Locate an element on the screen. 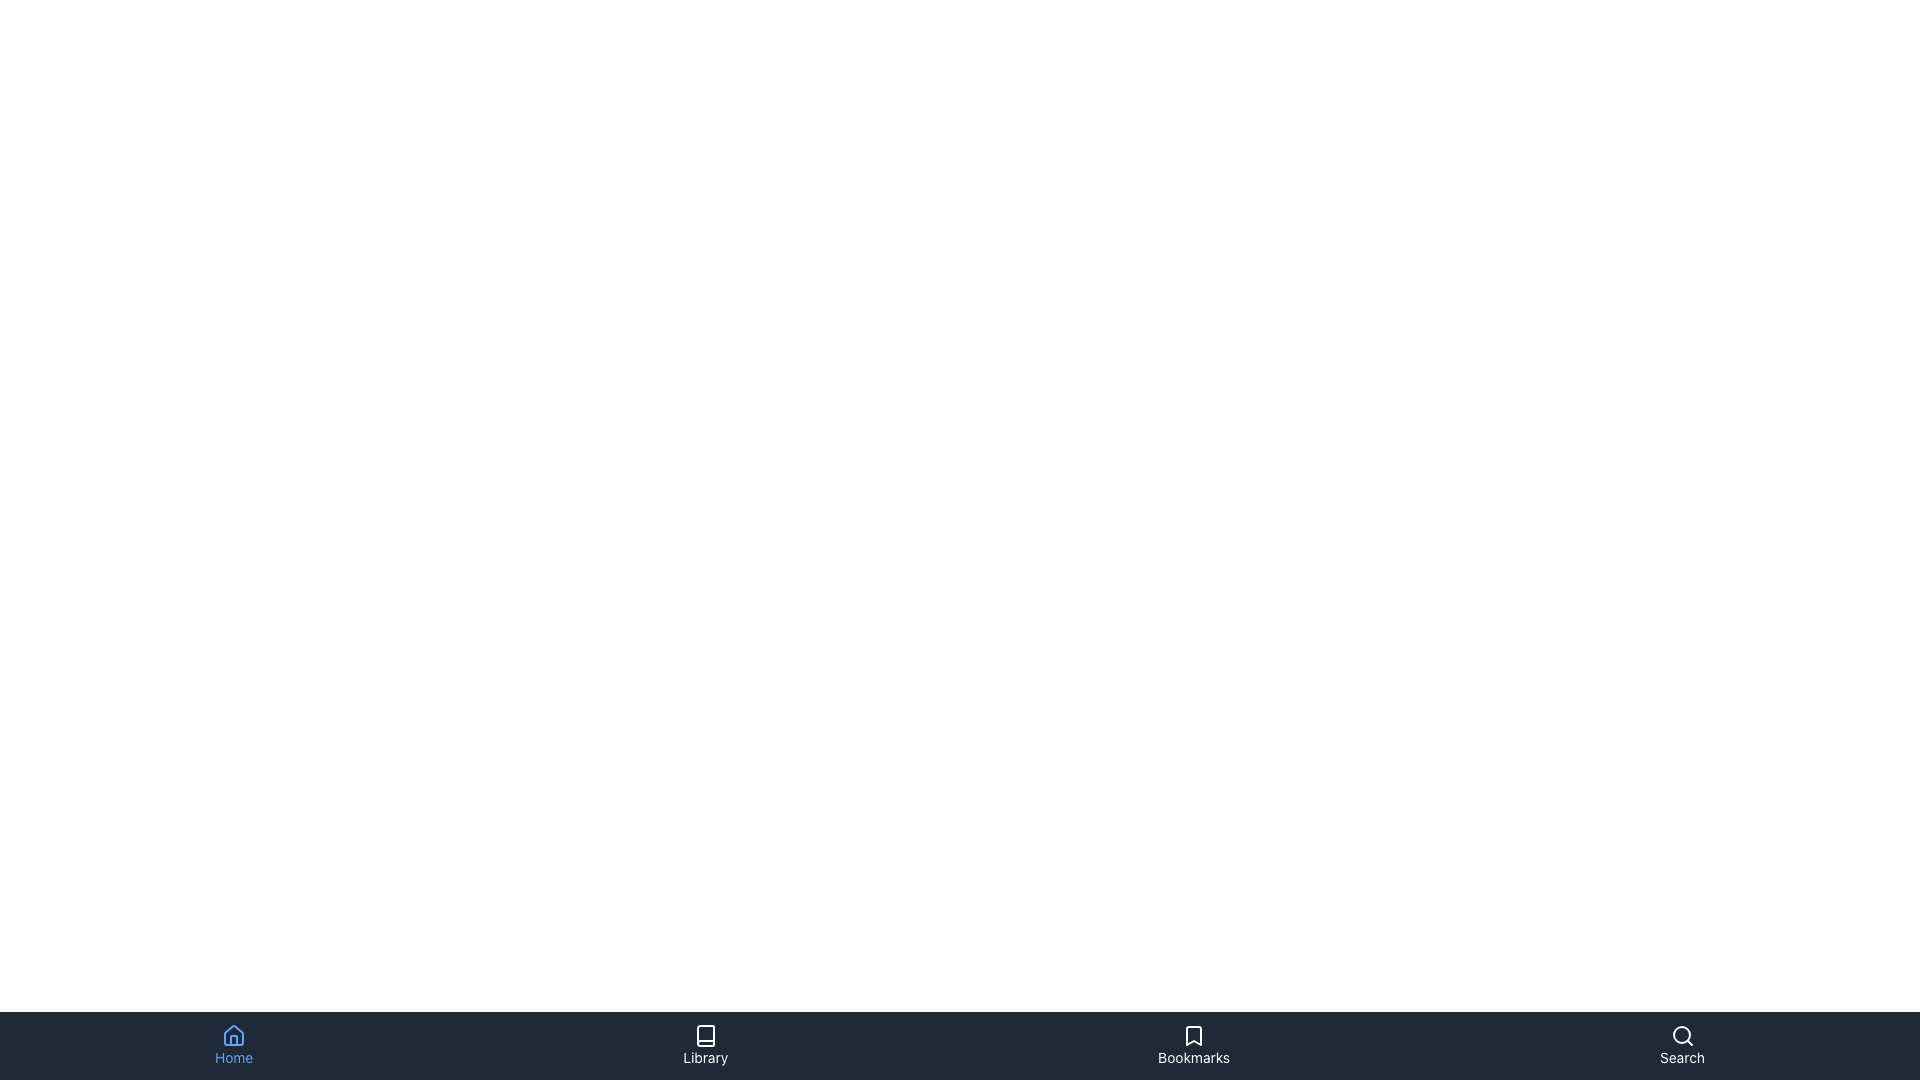 This screenshot has height=1080, width=1920. the bookmark icon, which is an upside-down triangular flag located in the bottom navigation bar above the 'Bookmarks' label is located at coordinates (1194, 1035).